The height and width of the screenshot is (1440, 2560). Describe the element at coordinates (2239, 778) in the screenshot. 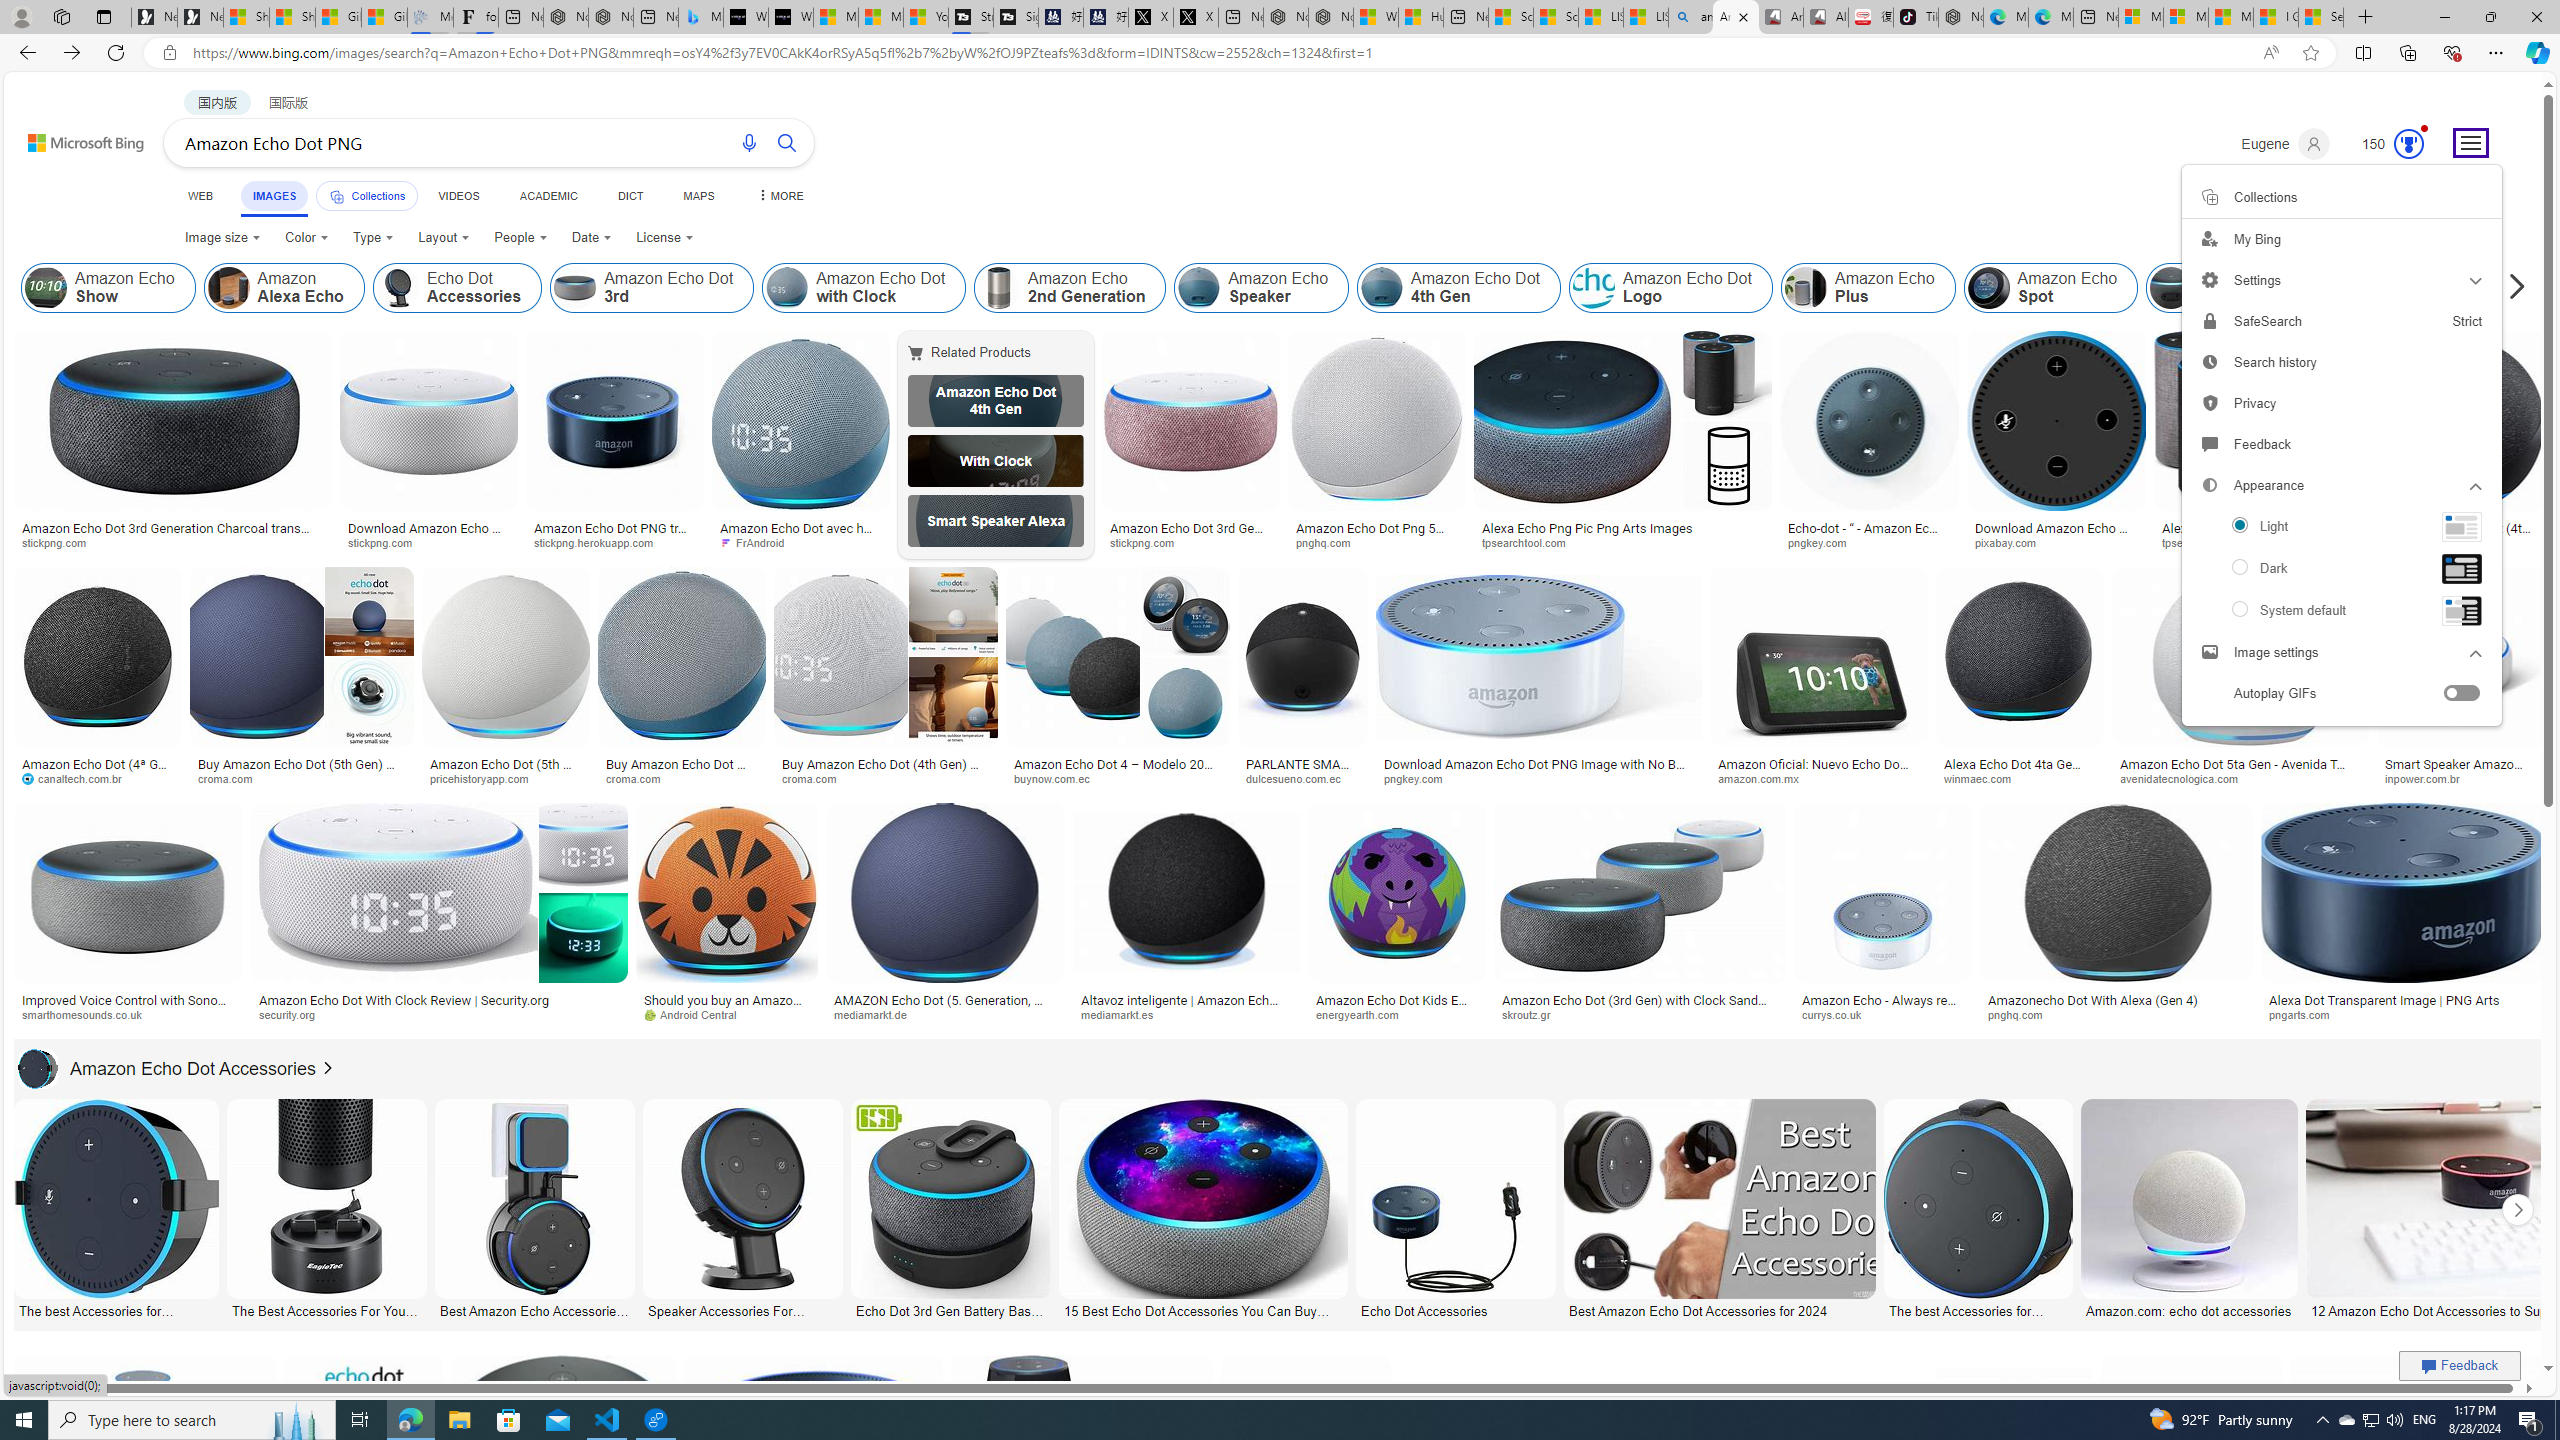

I see `'avenidatecnologica.com'` at that location.